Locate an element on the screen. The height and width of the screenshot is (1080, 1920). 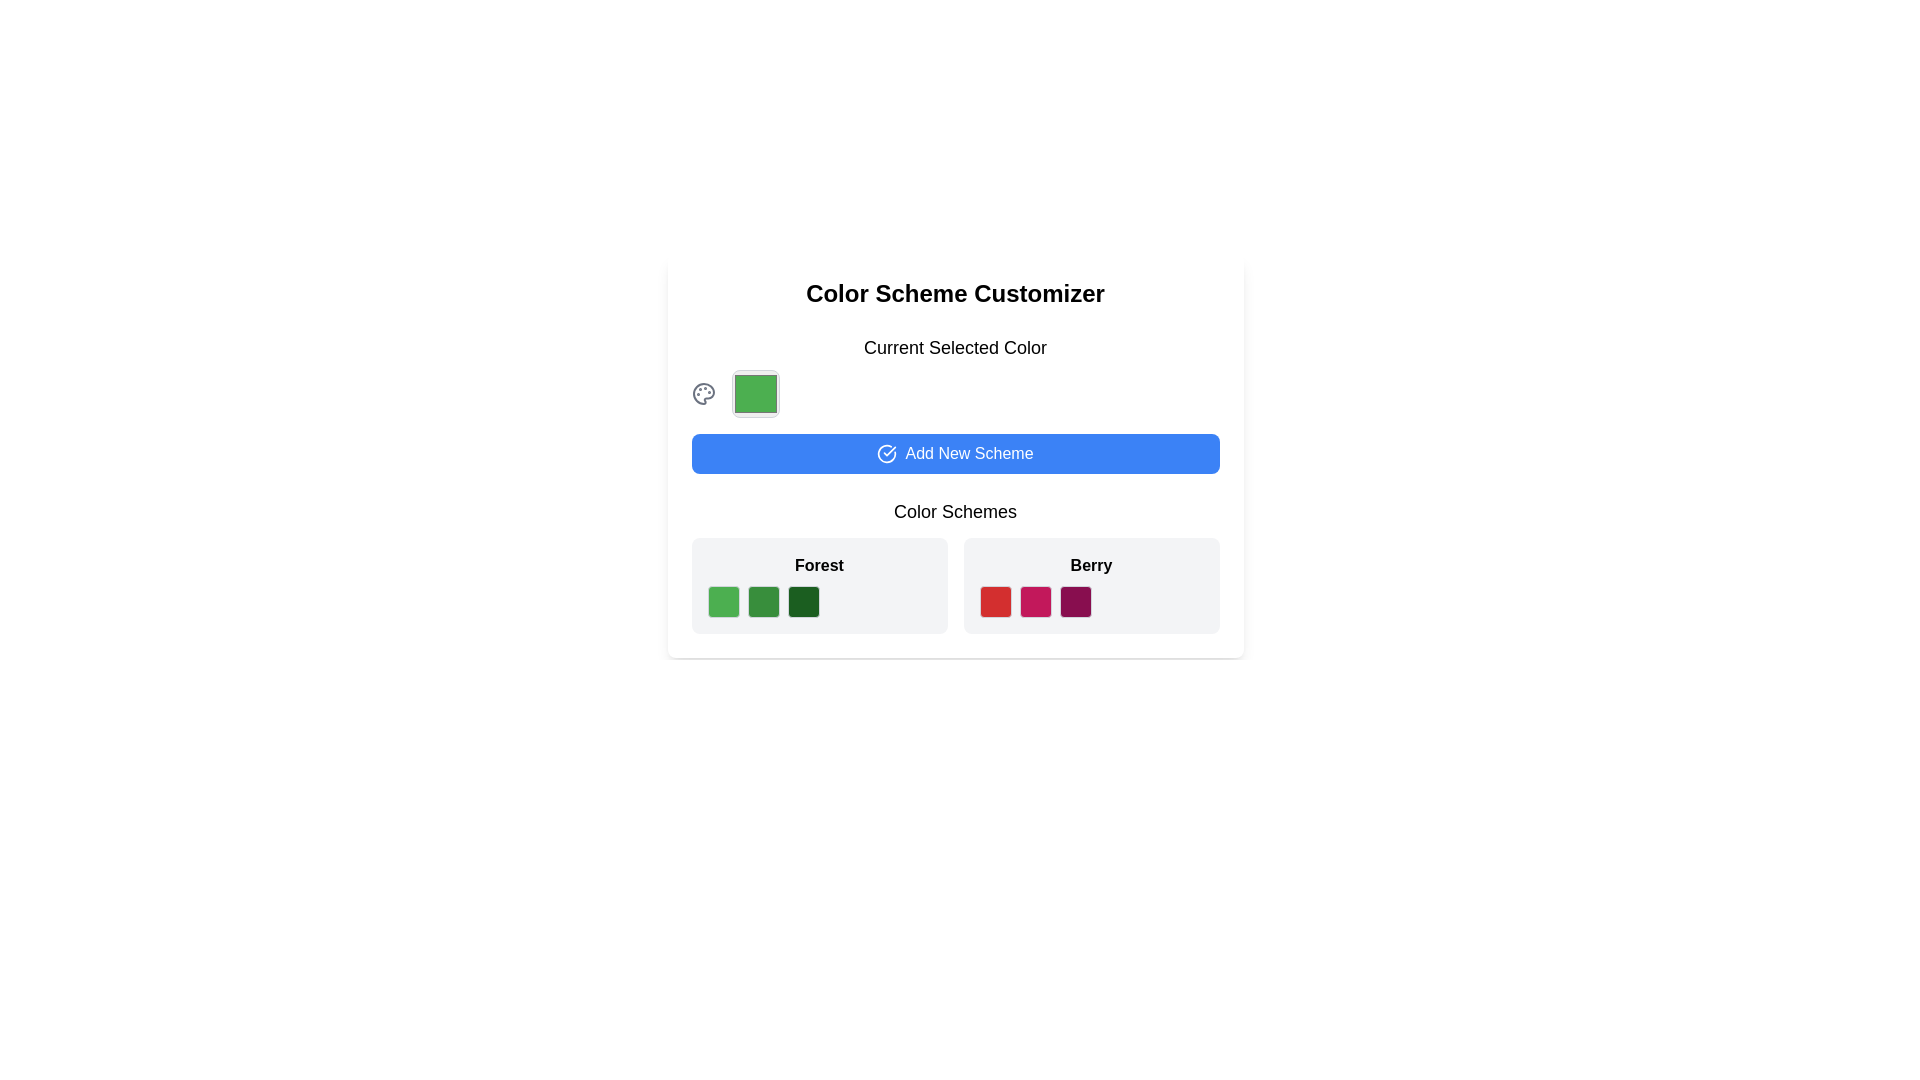
the button that triggers the action of adding a new color scheme to the interface, located centrally below a green color indicator and above the 'Color Schemes' section is located at coordinates (954, 454).